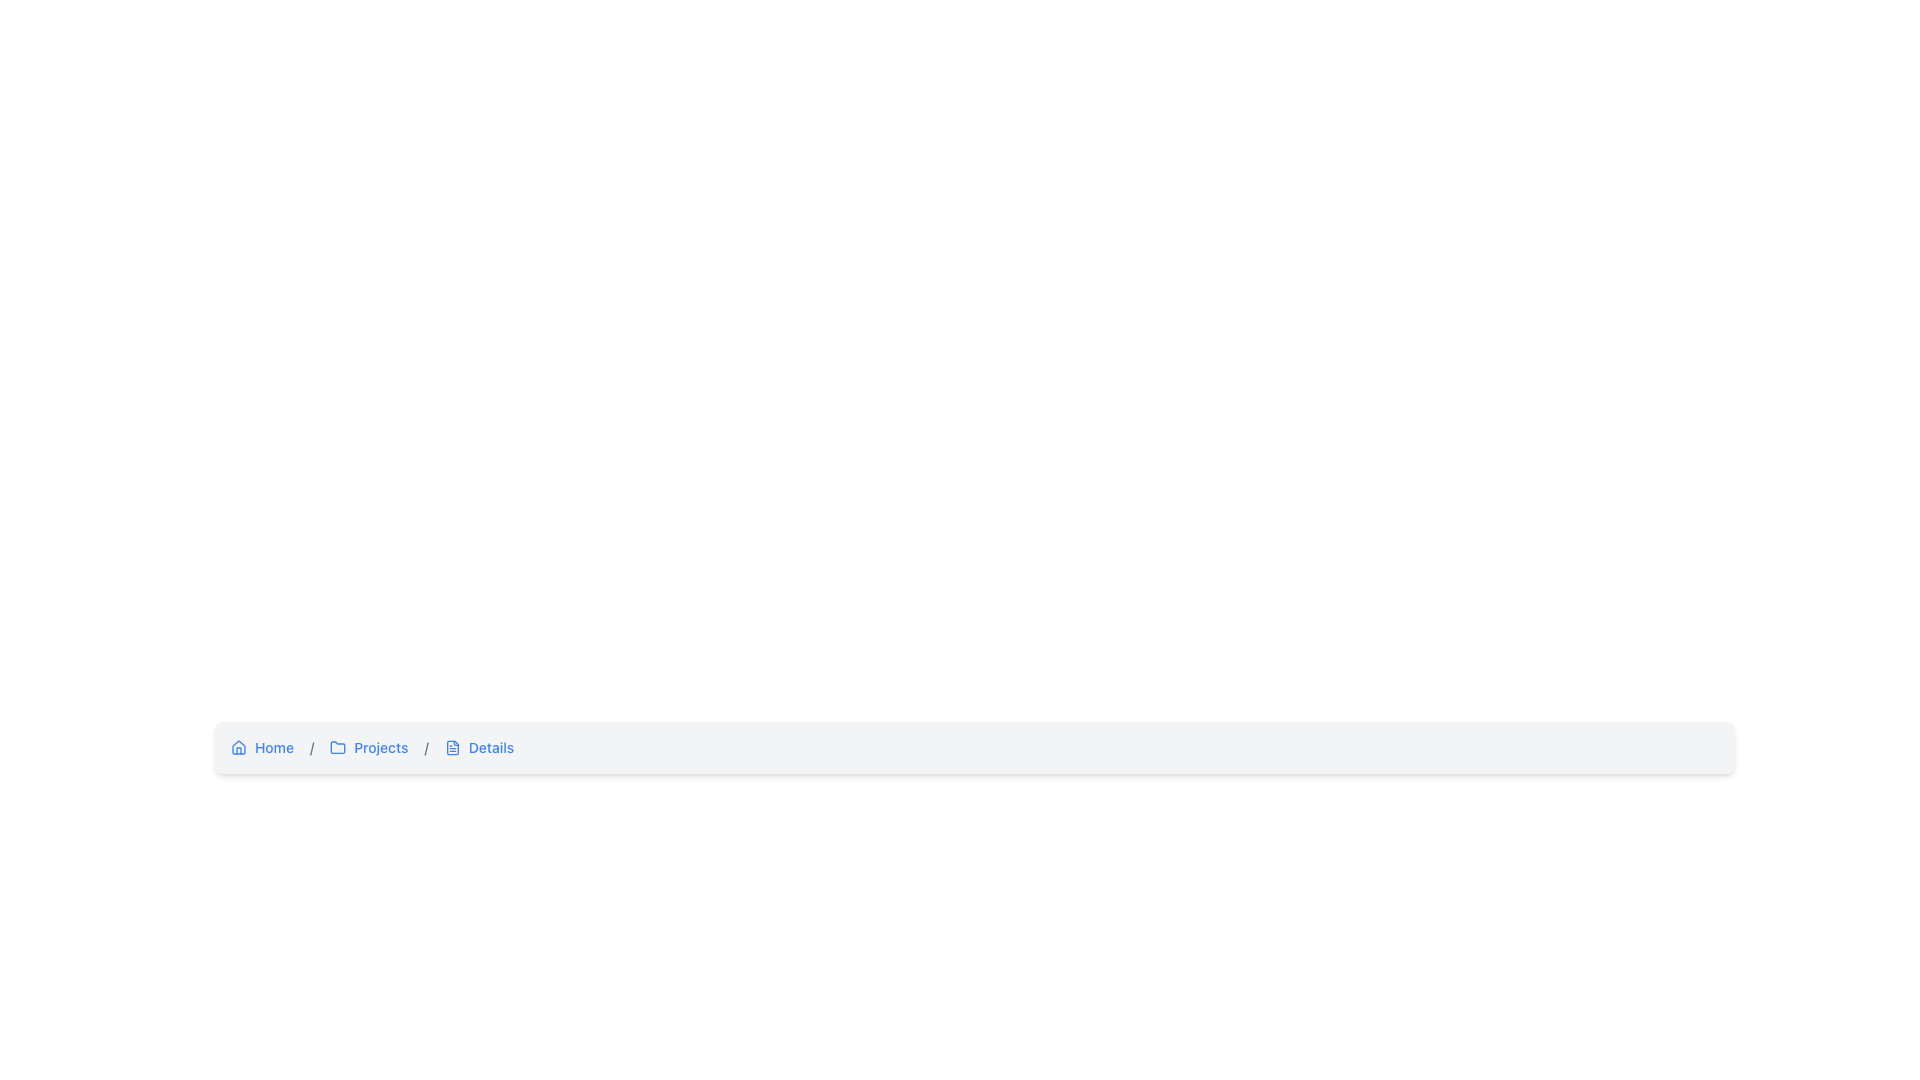 This screenshot has height=1080, width=1920. I want to click on the text element acting as a separator in the breadcrumb navigation bar, located between the 'Home' and 'Projects' links, so click(425, 747).